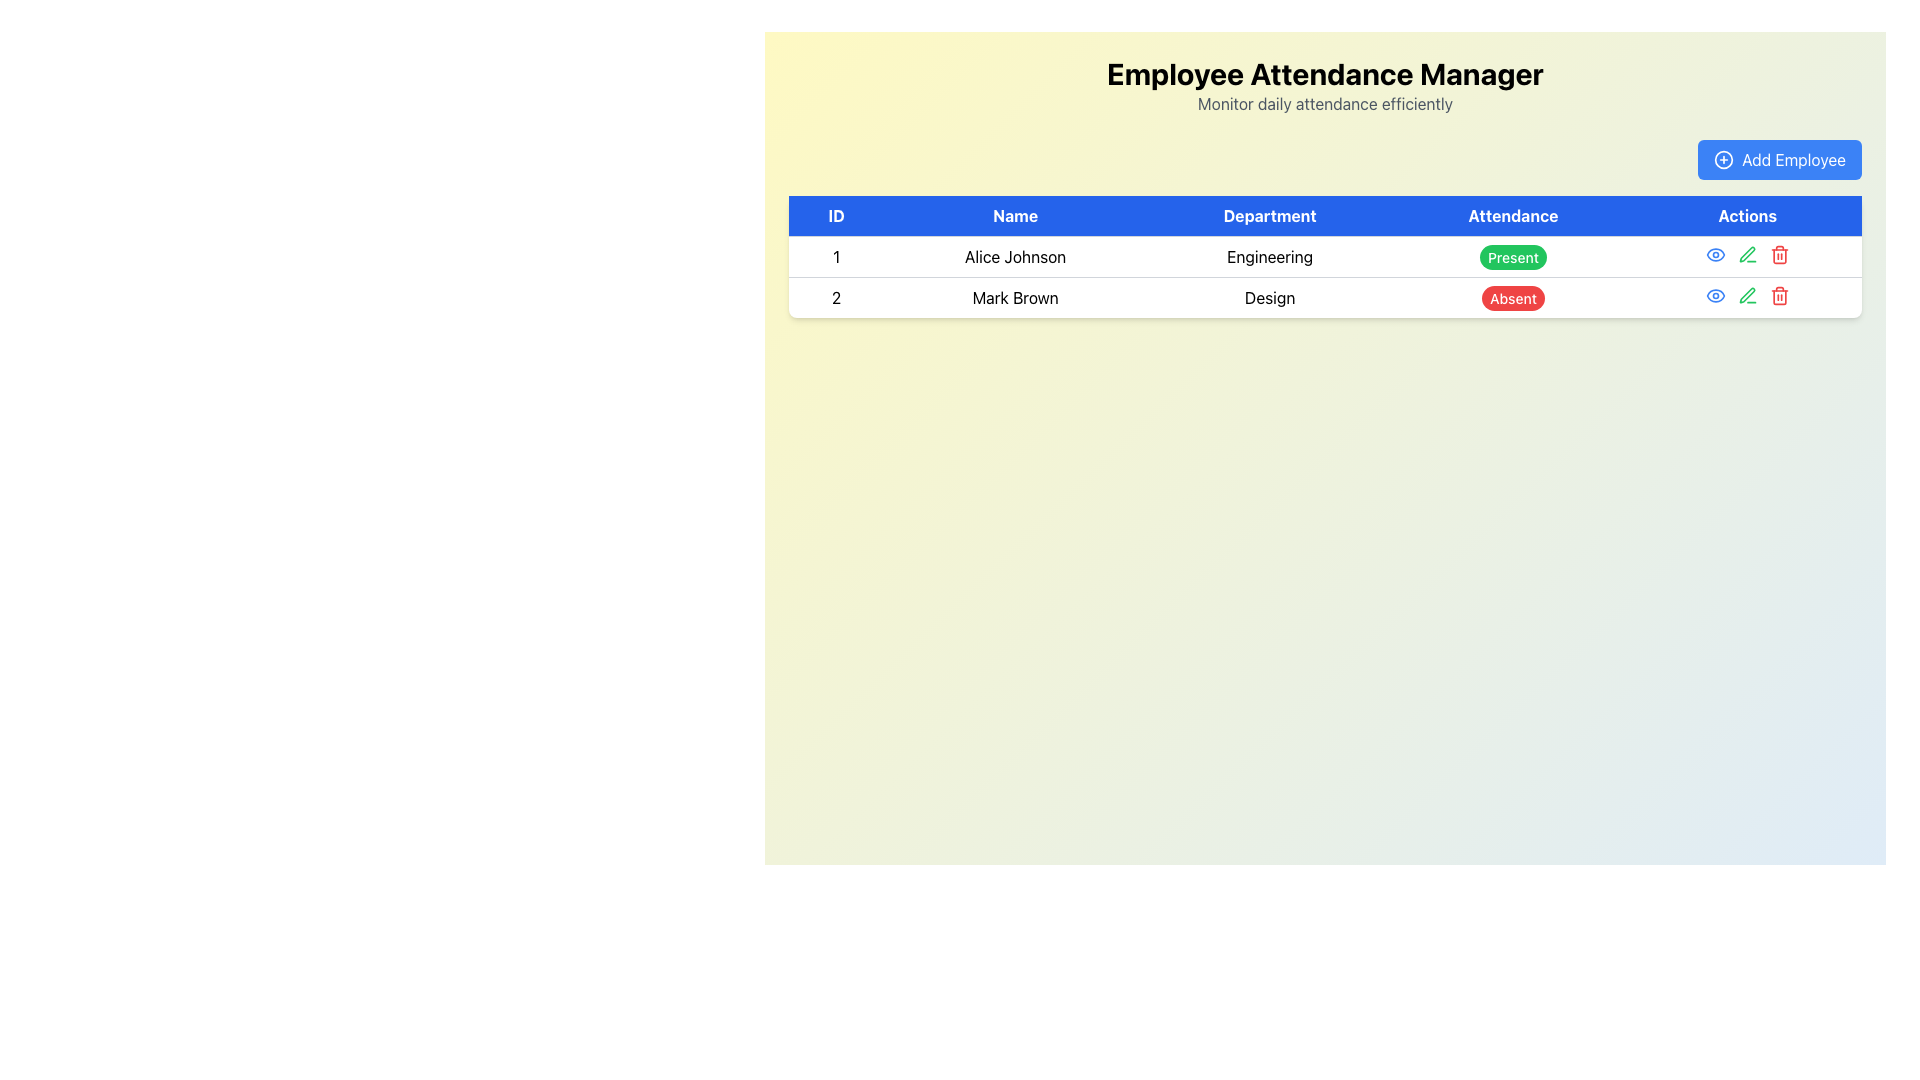 The width and height of the screenshot is (1920, 1080). What do you see at coordinates (1714, 253) in the screenshot?
I see `the blue eye-shaped icon button in the second row's 'Actions' column of the table` at bounding box center [1714, 253].